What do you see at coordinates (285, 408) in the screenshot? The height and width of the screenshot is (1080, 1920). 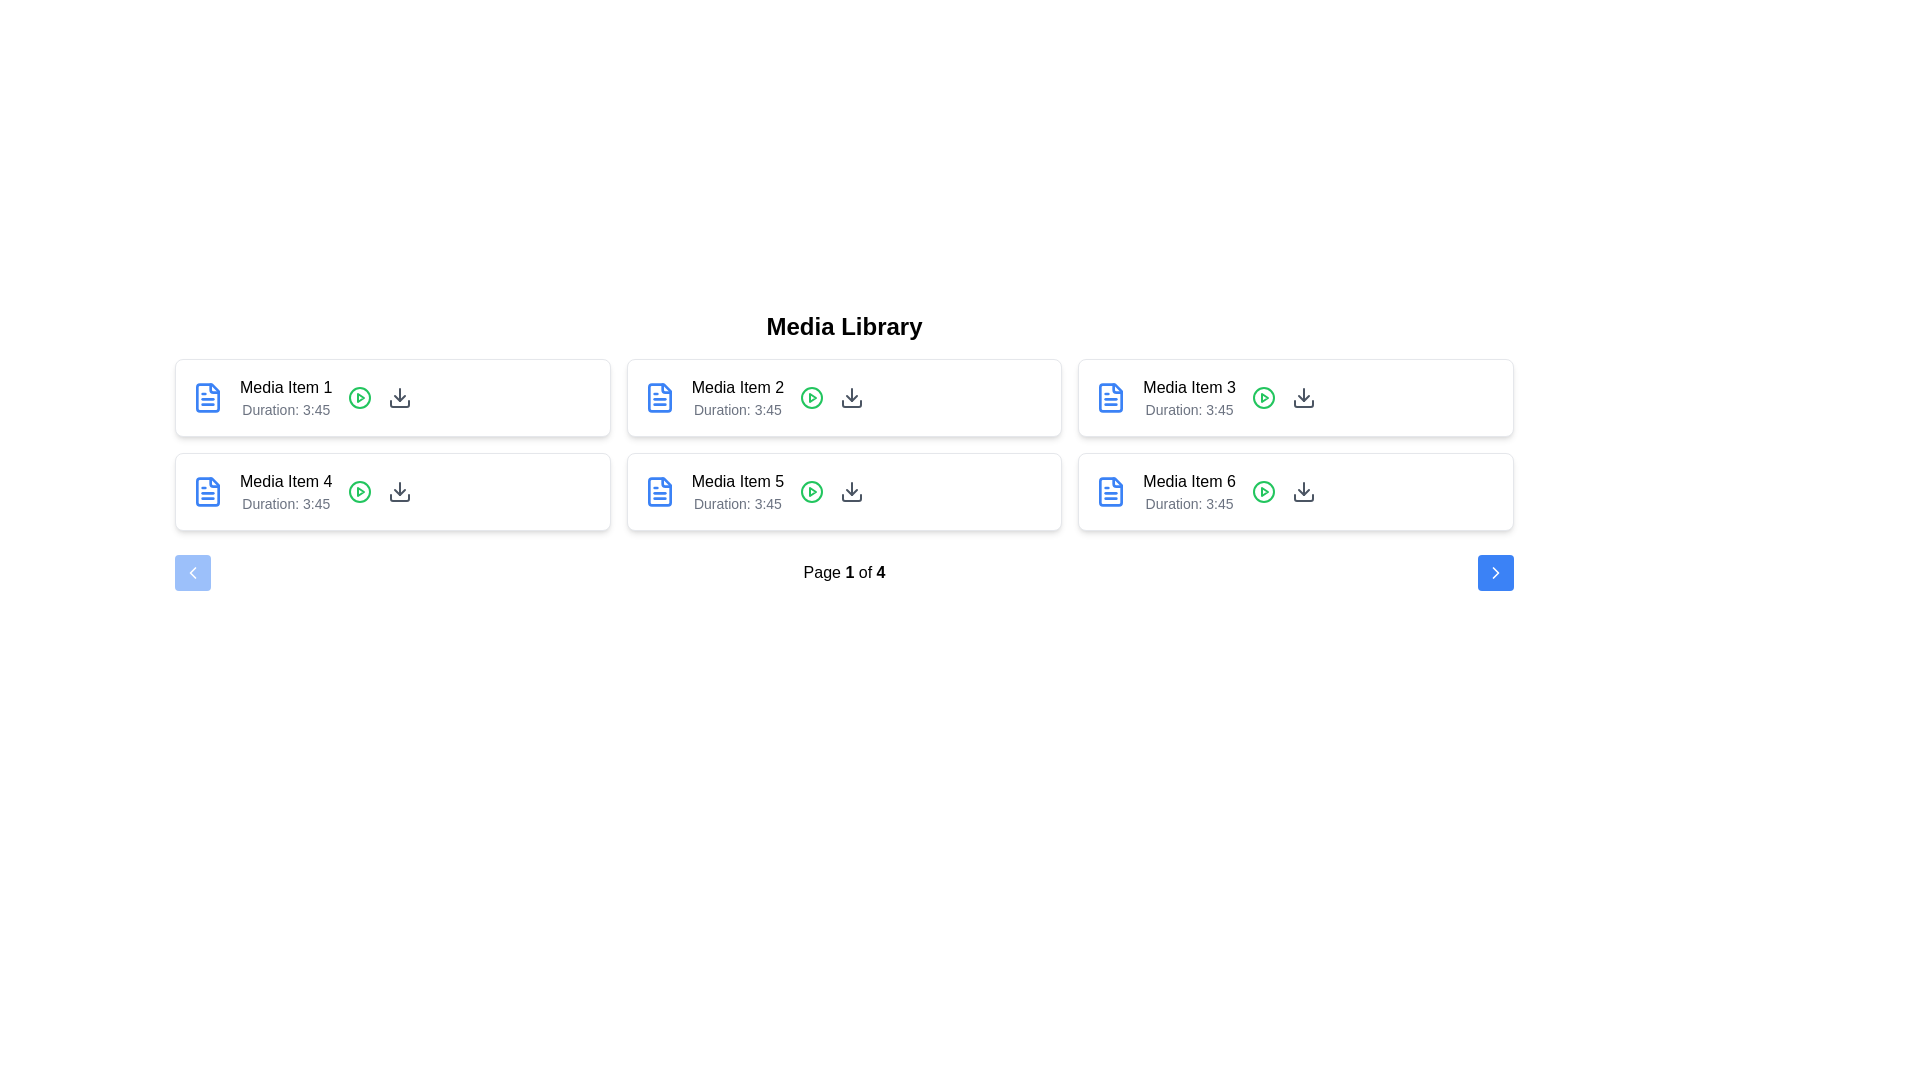 I see `the non-interactive informational label that indicates the duration of the media item, located in the first card of the leftmost column, directly below 'Media Item 1'` at bounding box center [285, 408].